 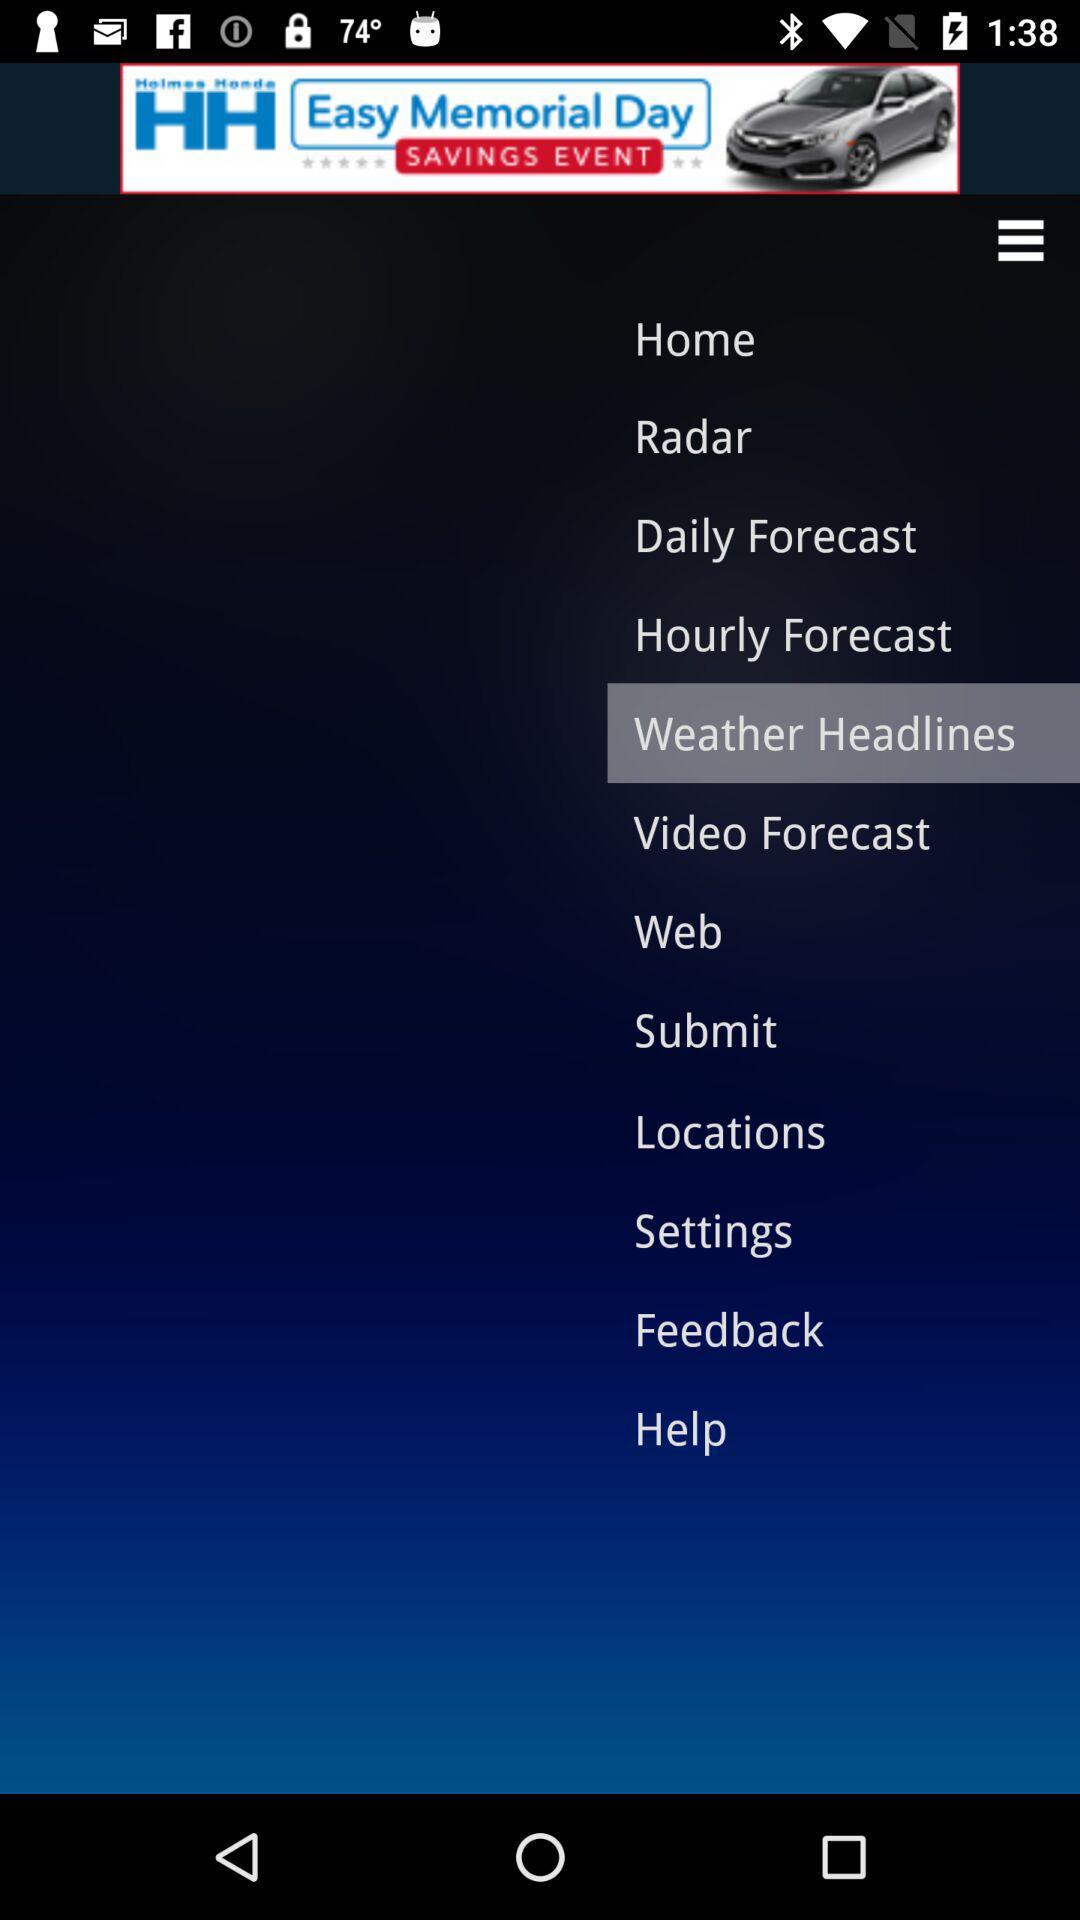 What do you see at coordinates (828, 929) in the screenshot?
I see `the item above submit` at bounding box center [828, 929].